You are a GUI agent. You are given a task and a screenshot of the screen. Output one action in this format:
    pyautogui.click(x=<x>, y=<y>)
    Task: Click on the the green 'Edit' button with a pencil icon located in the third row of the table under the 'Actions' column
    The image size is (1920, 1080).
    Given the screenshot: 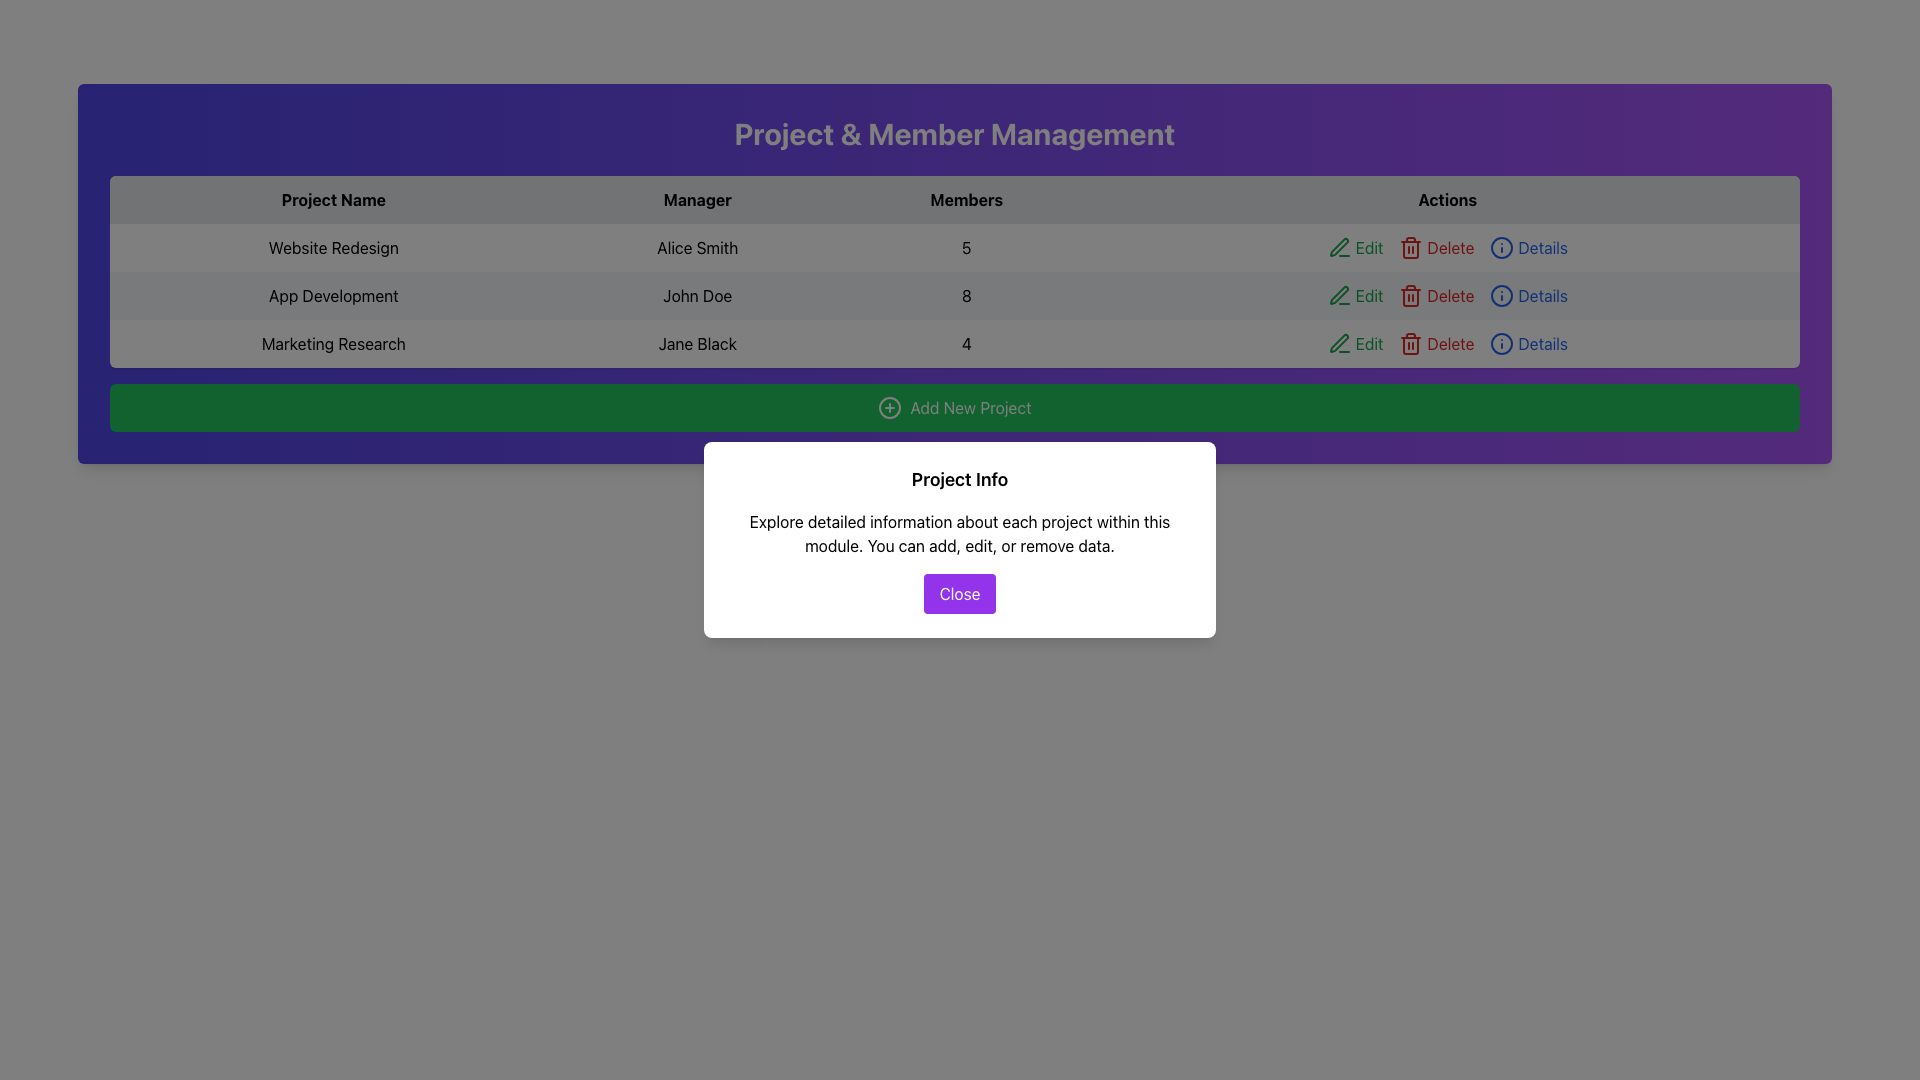 What is the action you would take?
    pyautogui.click(x=1355, y=246)
    